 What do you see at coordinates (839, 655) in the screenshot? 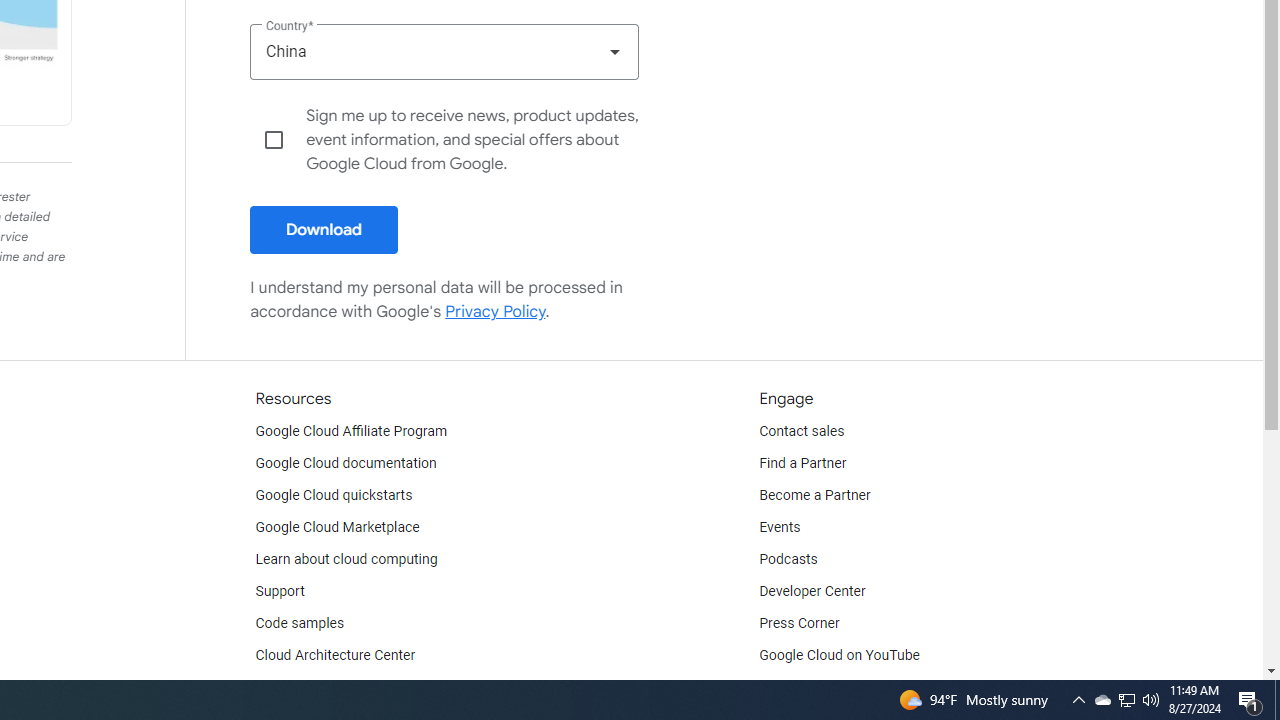
I see `'Google Cloud on YouTube'` at bounding box center [839, 655].